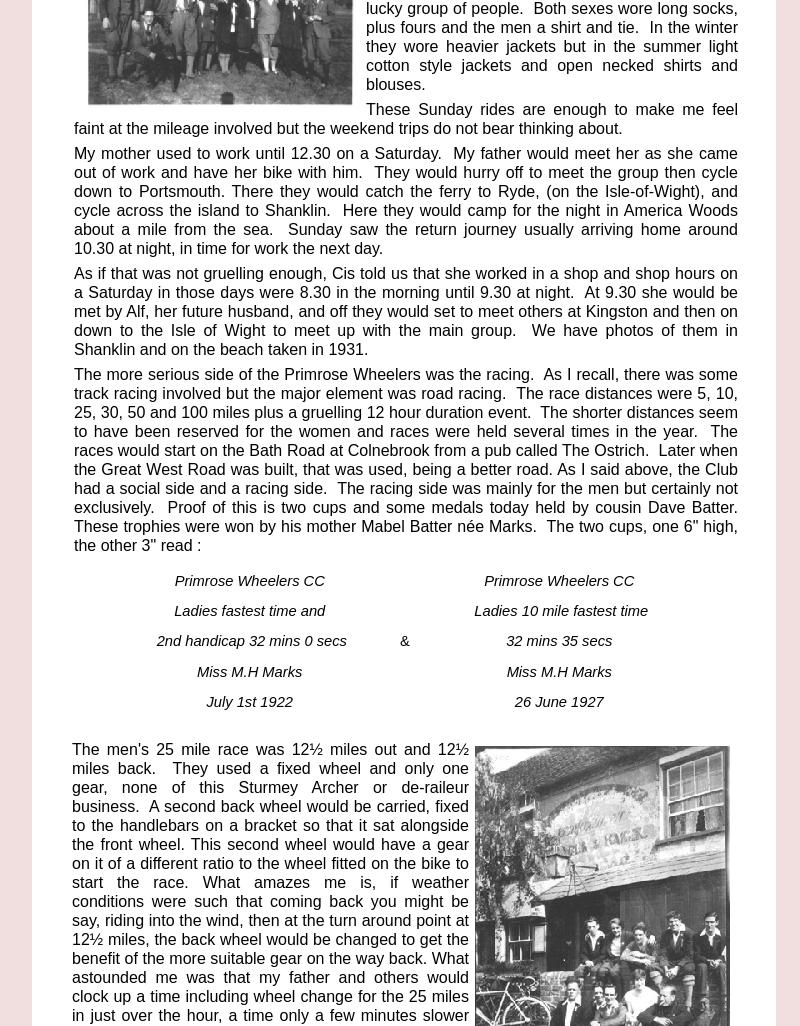 Image resolution: width=800 pixels, height=1026 pixels. What do you see at coordinates (301, 928) in the screenshot?
I see `'1922                              June 26 1927'` at bounding box center [301, 928].